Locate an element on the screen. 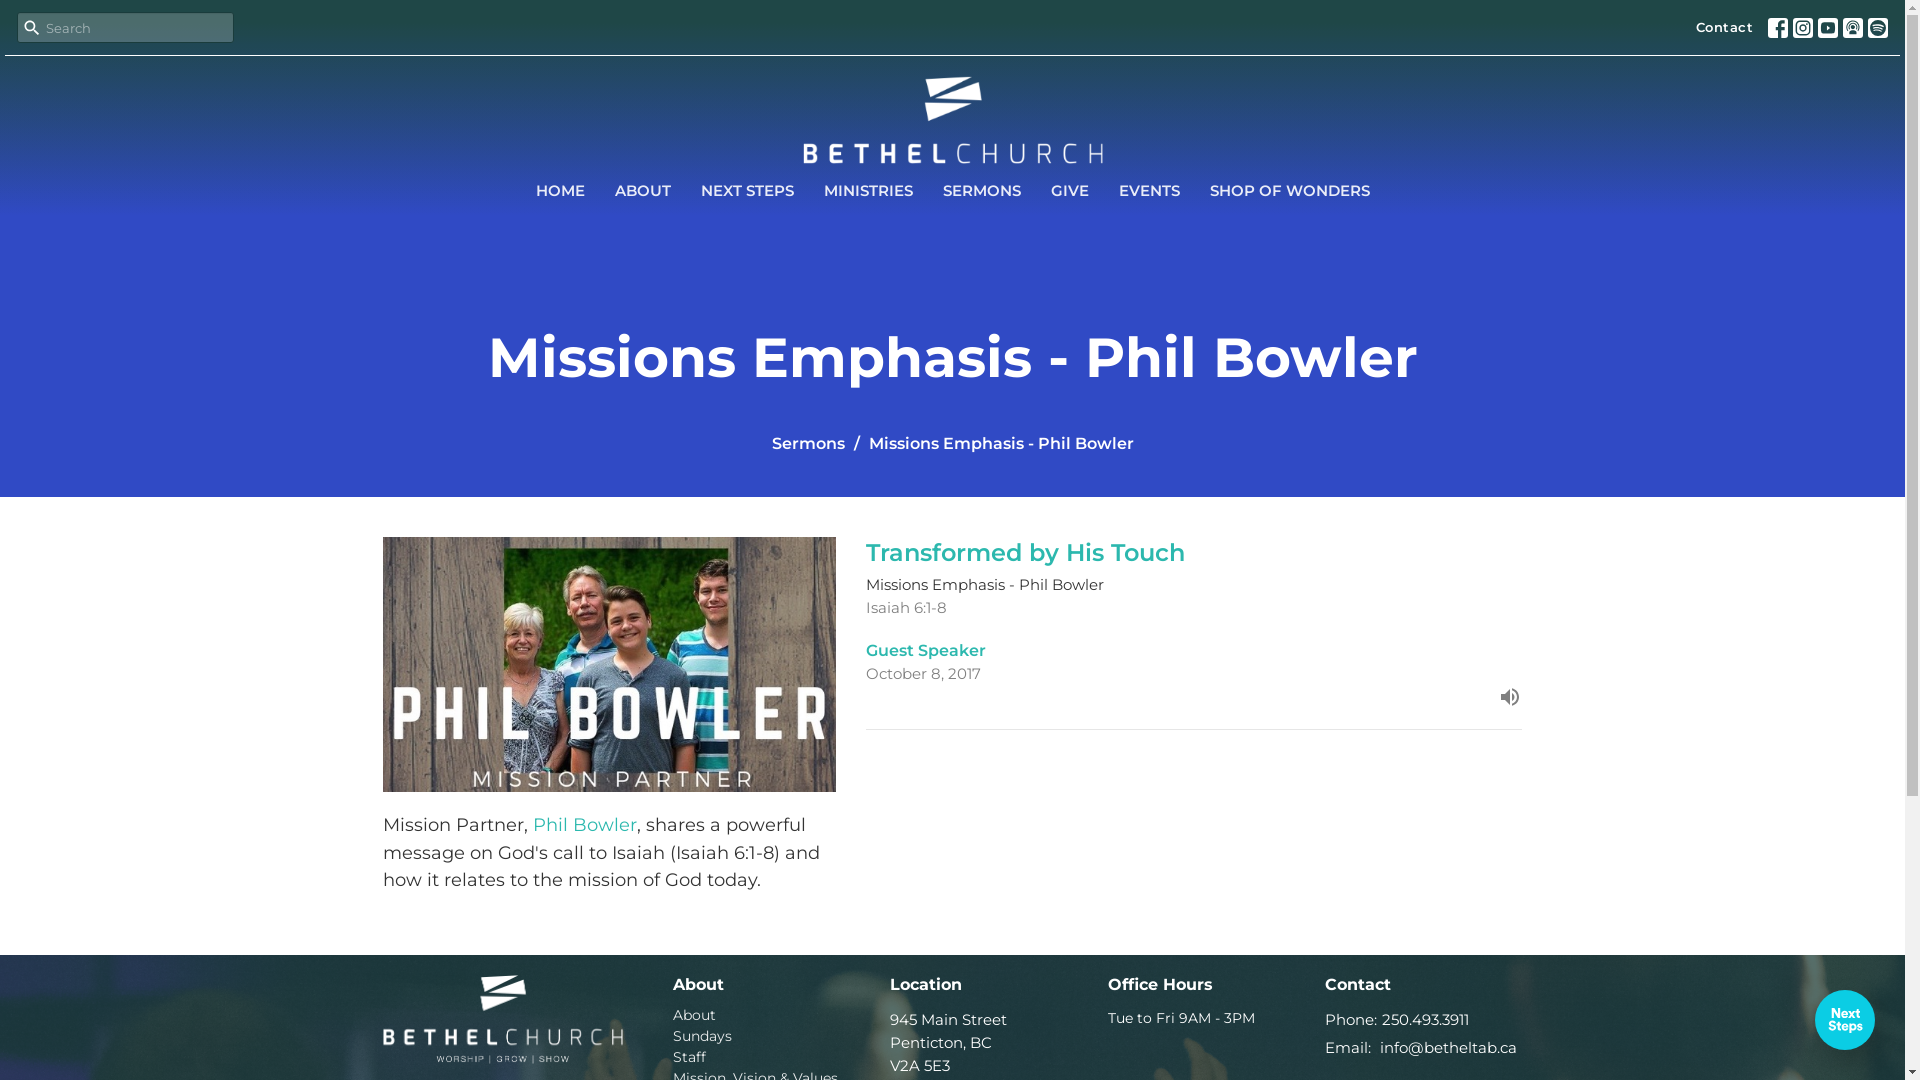 The image size is (1920, 1080). 'Sundays' is located at coordinates (672, 1035).